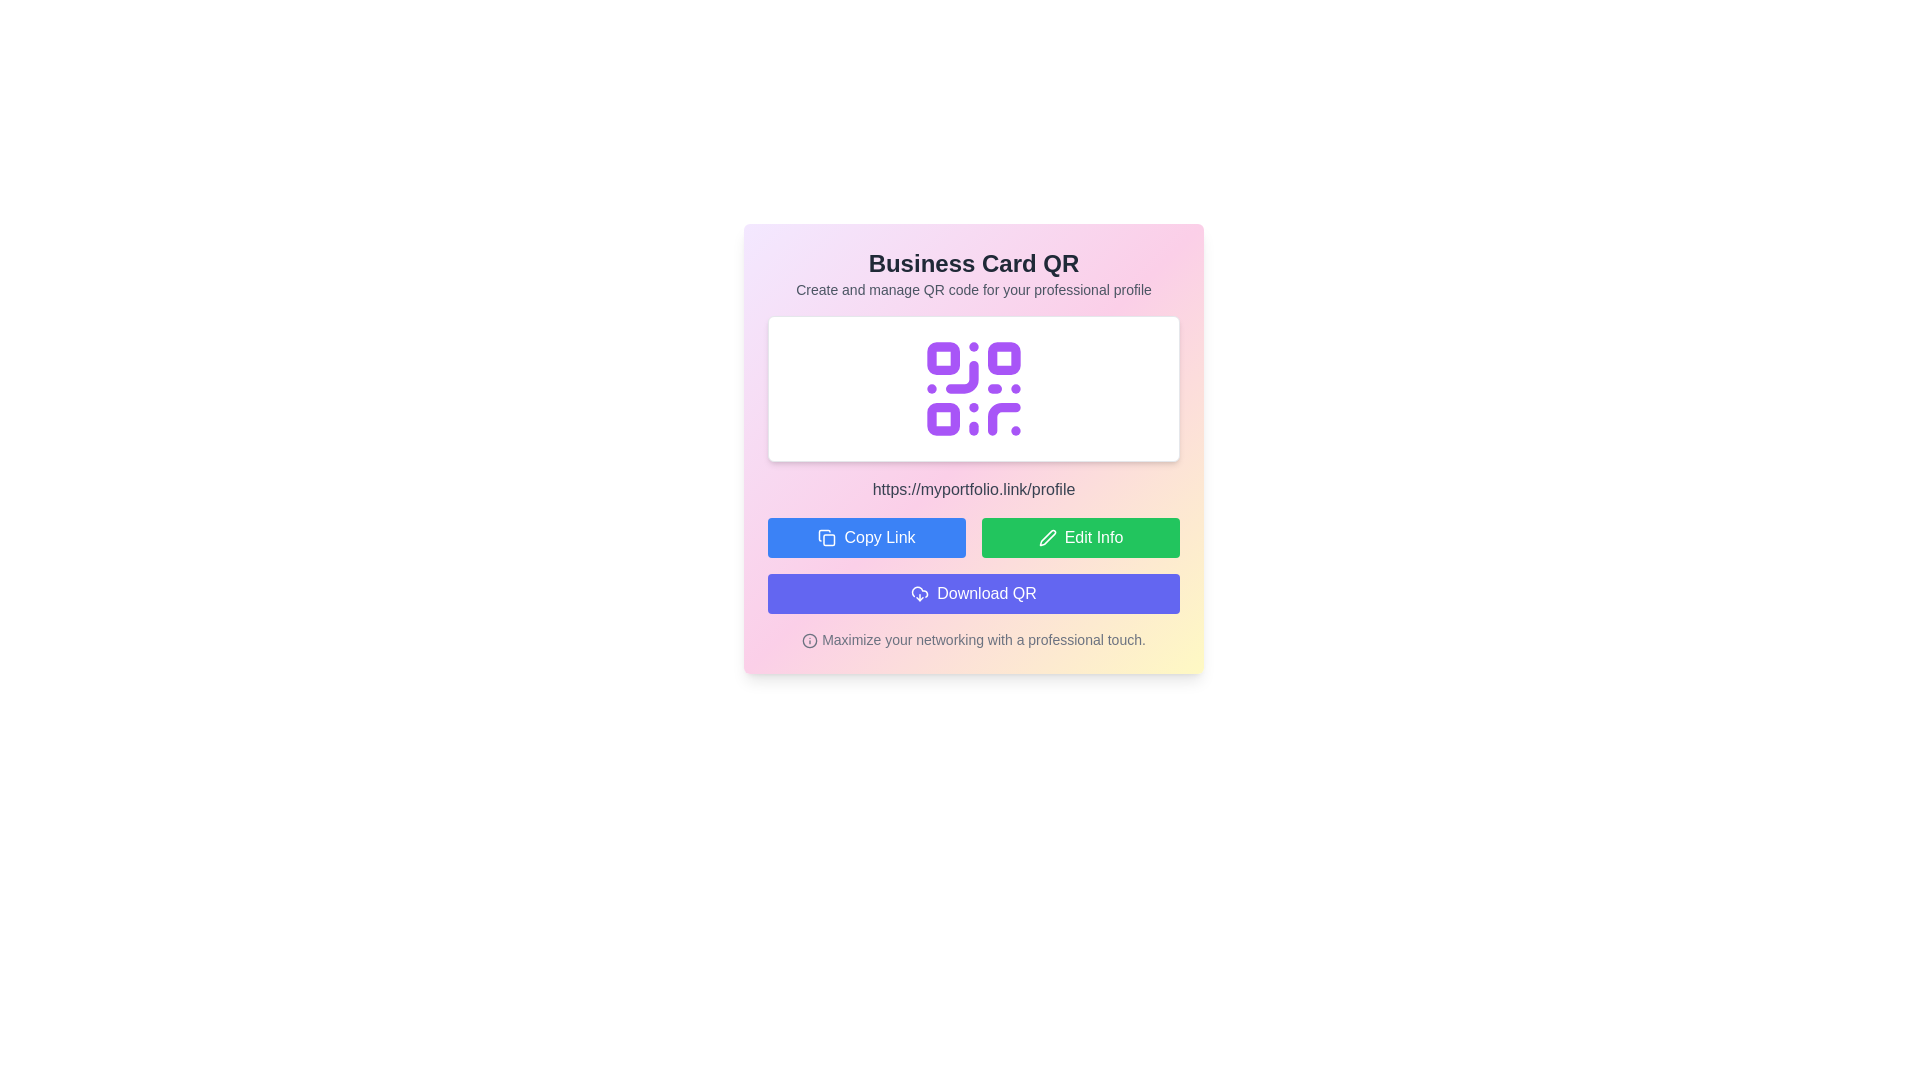 The image size is (1920, 1080). I want to click on the 'Copy Link' button located in the top left section of a grid of buttons to observe the hover effect, so click(867, 536).